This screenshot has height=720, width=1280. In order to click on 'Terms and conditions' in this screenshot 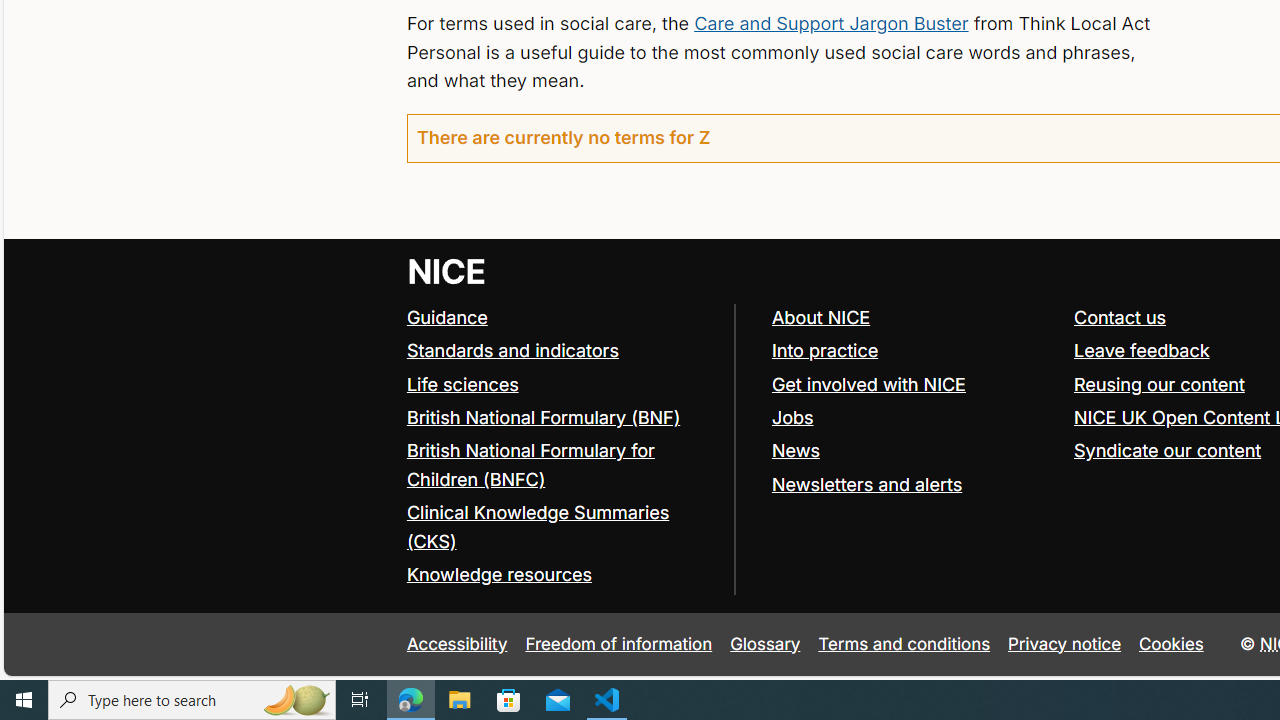, I will do `click(903, 644)`.